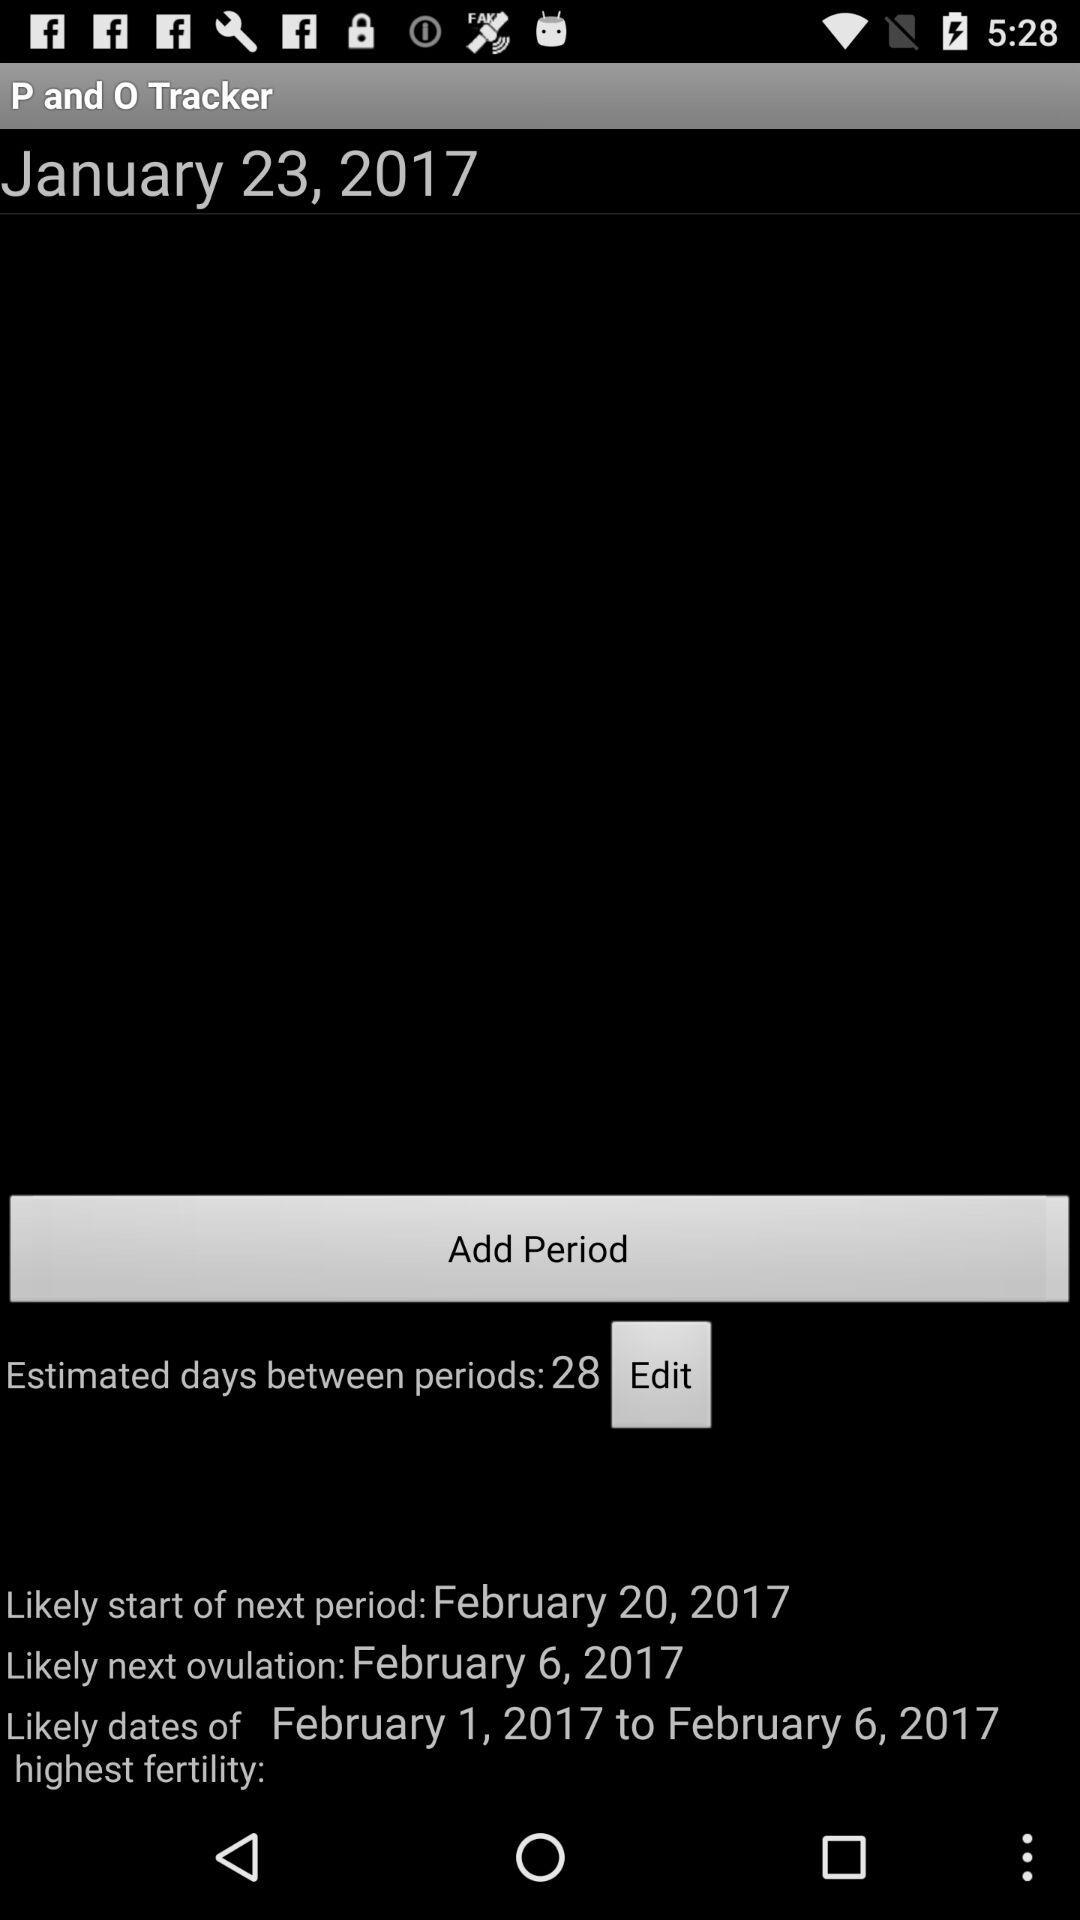 The height and width of the screenshot is (1920, 1080). What do you see at coordinates (540, 1253) in the screenshot?
I see `the icon below the january 23, 2017 icon` at bounding box center [540, 1253].